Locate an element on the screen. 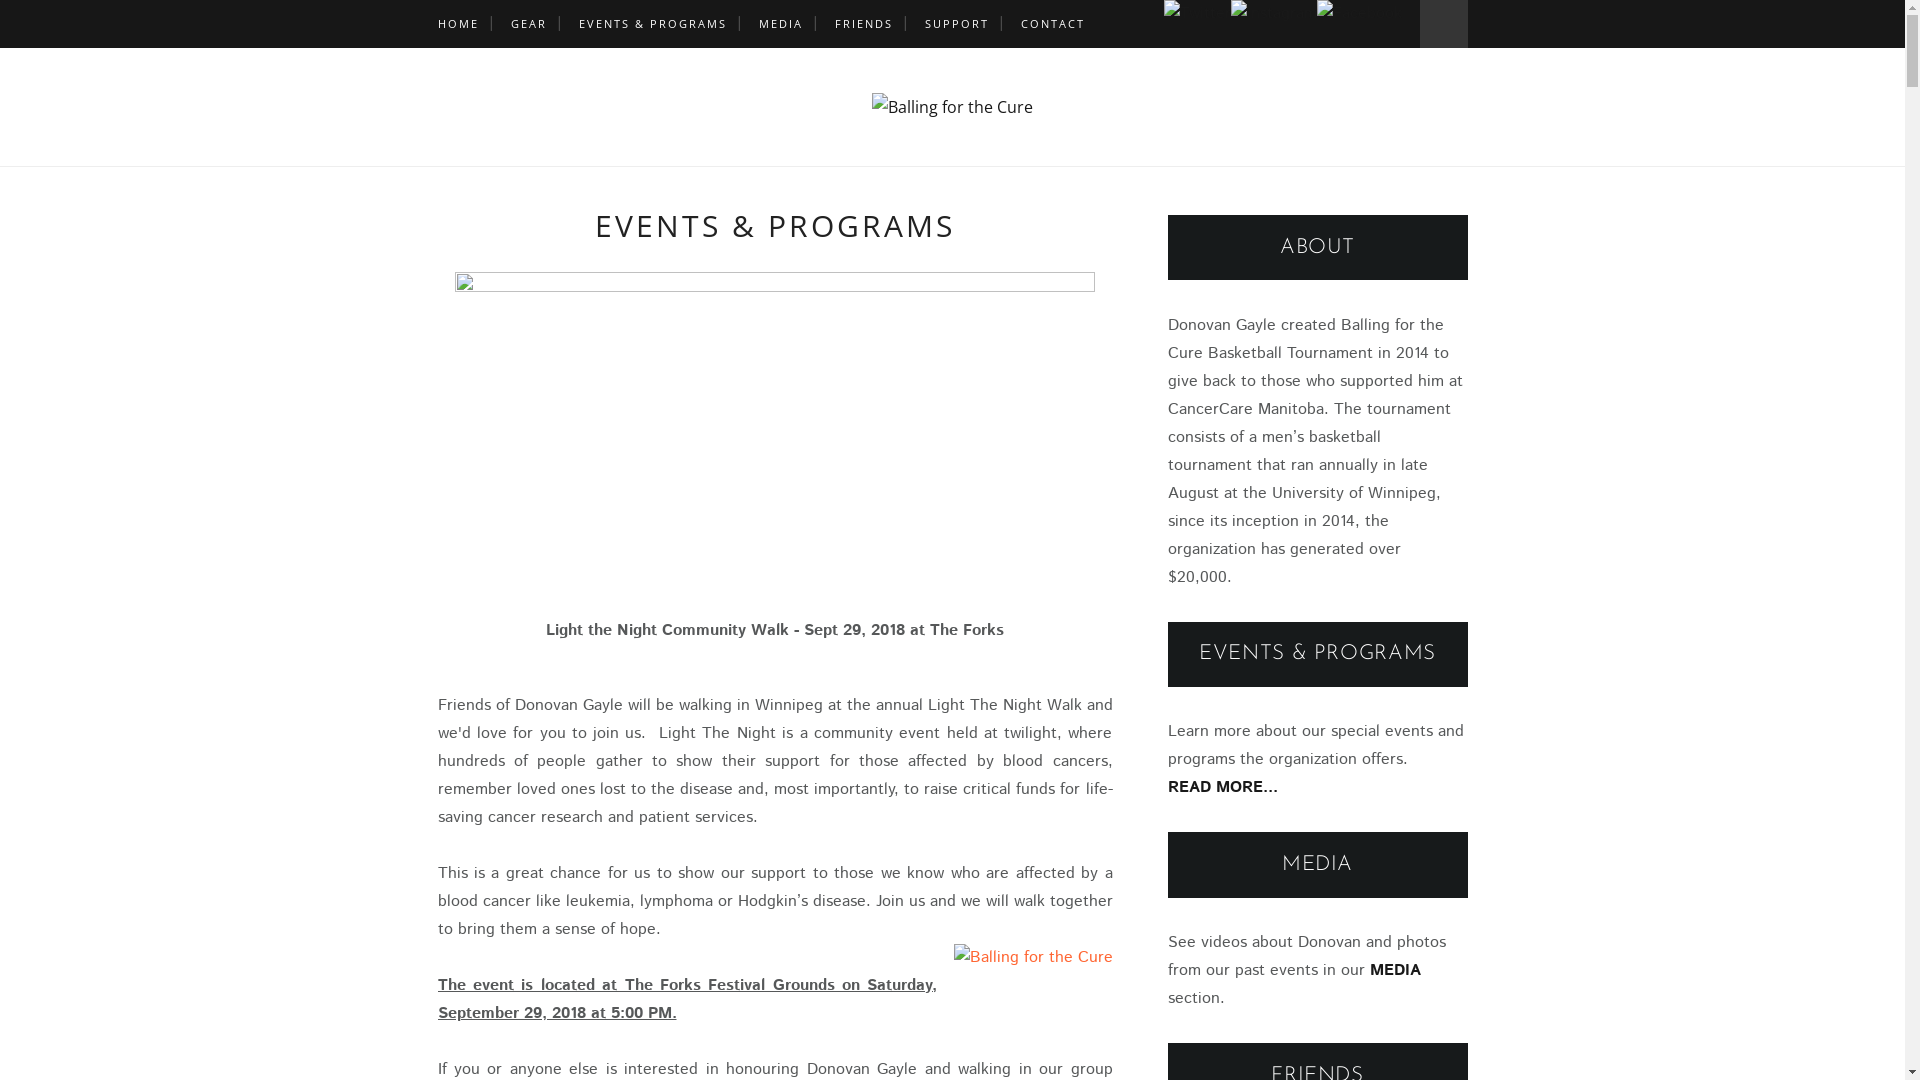  'READ MORE...' is located at coordinates (1167, 786).